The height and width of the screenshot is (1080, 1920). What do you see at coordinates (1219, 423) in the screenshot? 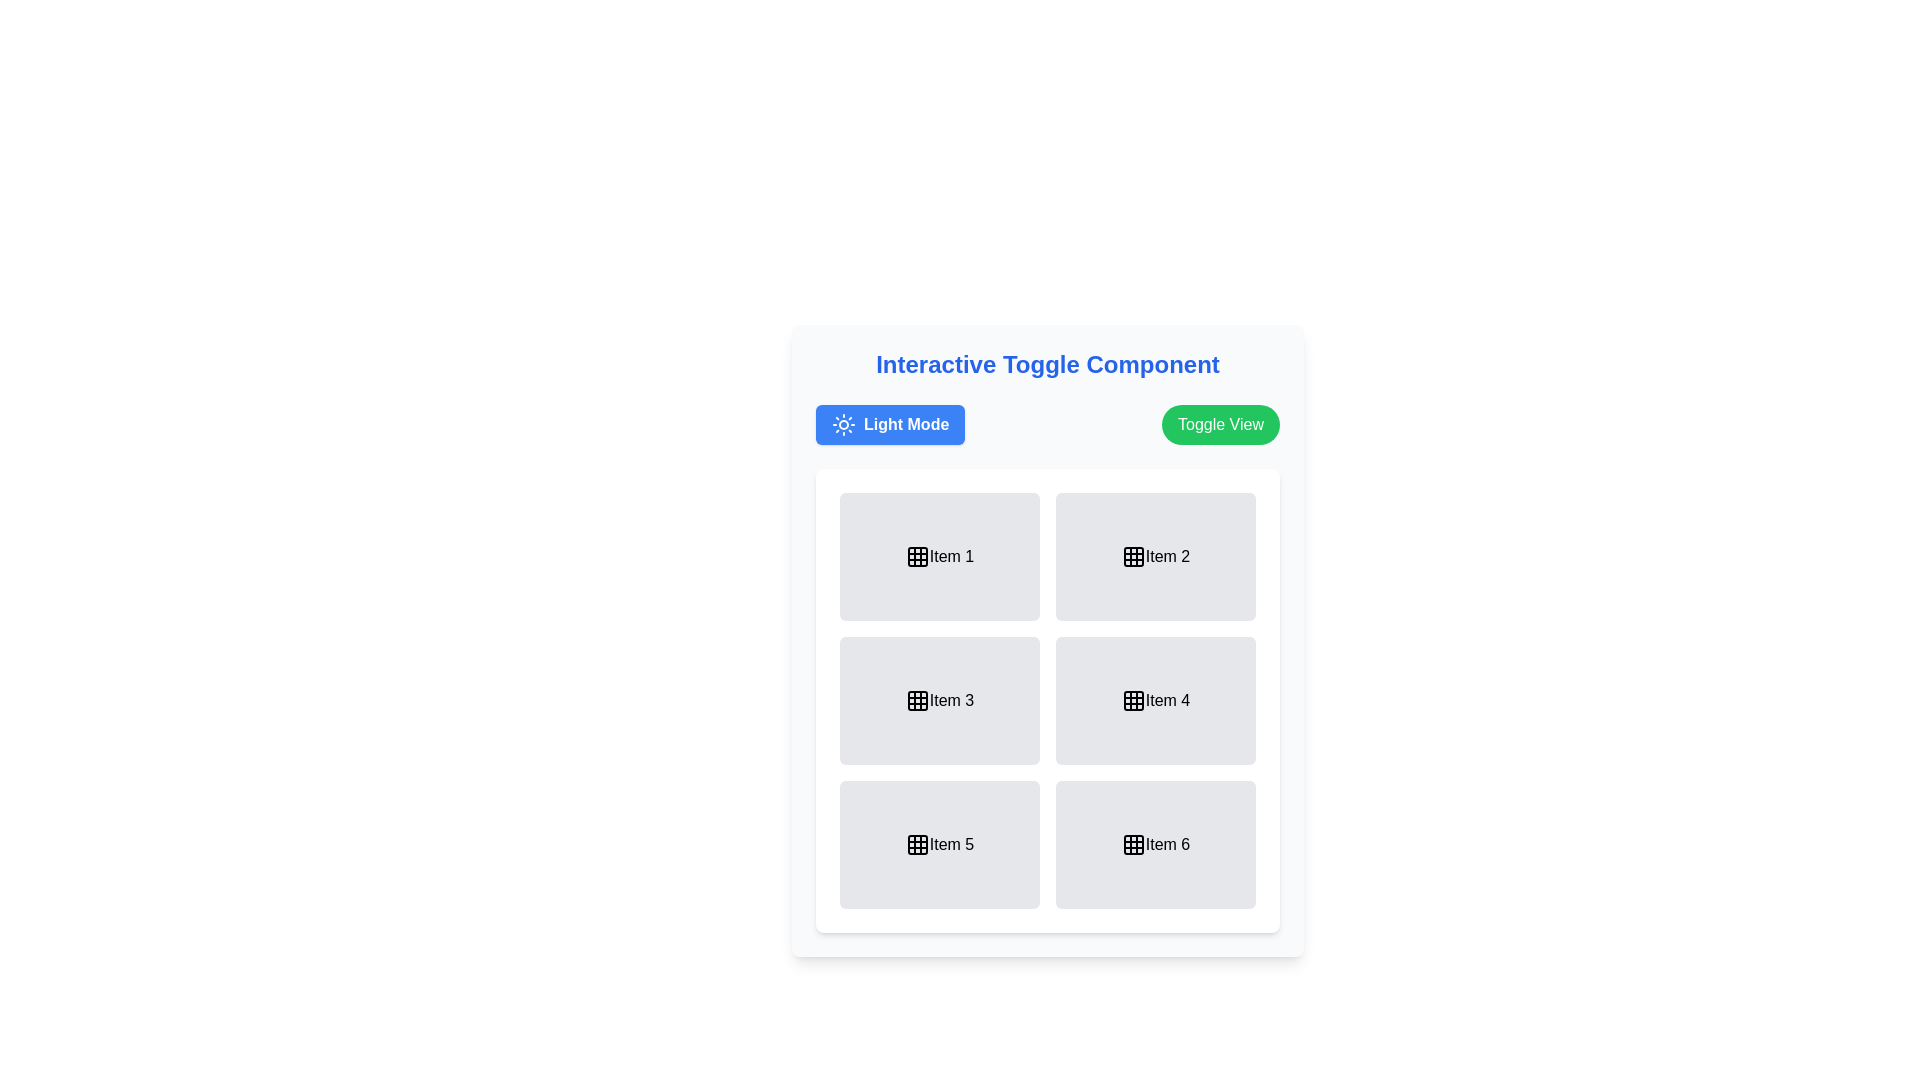
I see `the button located to the right of the 'Light Mode' button` at bounding box center [1219, 423].